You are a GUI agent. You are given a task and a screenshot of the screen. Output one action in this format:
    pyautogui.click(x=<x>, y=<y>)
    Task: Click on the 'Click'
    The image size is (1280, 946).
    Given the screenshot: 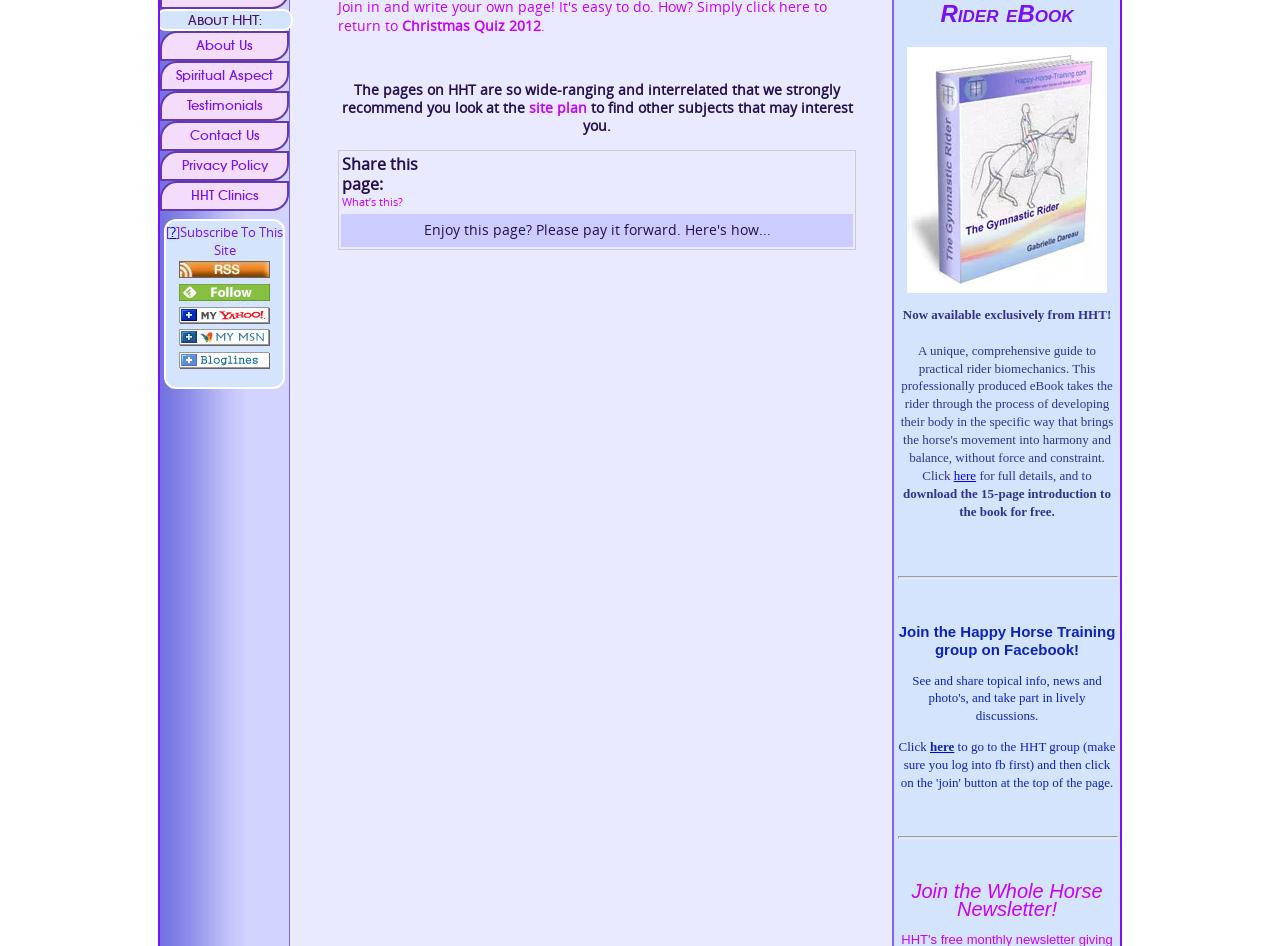 What is the action you would take?
    pyautogui.click(x=912, y=745)
    